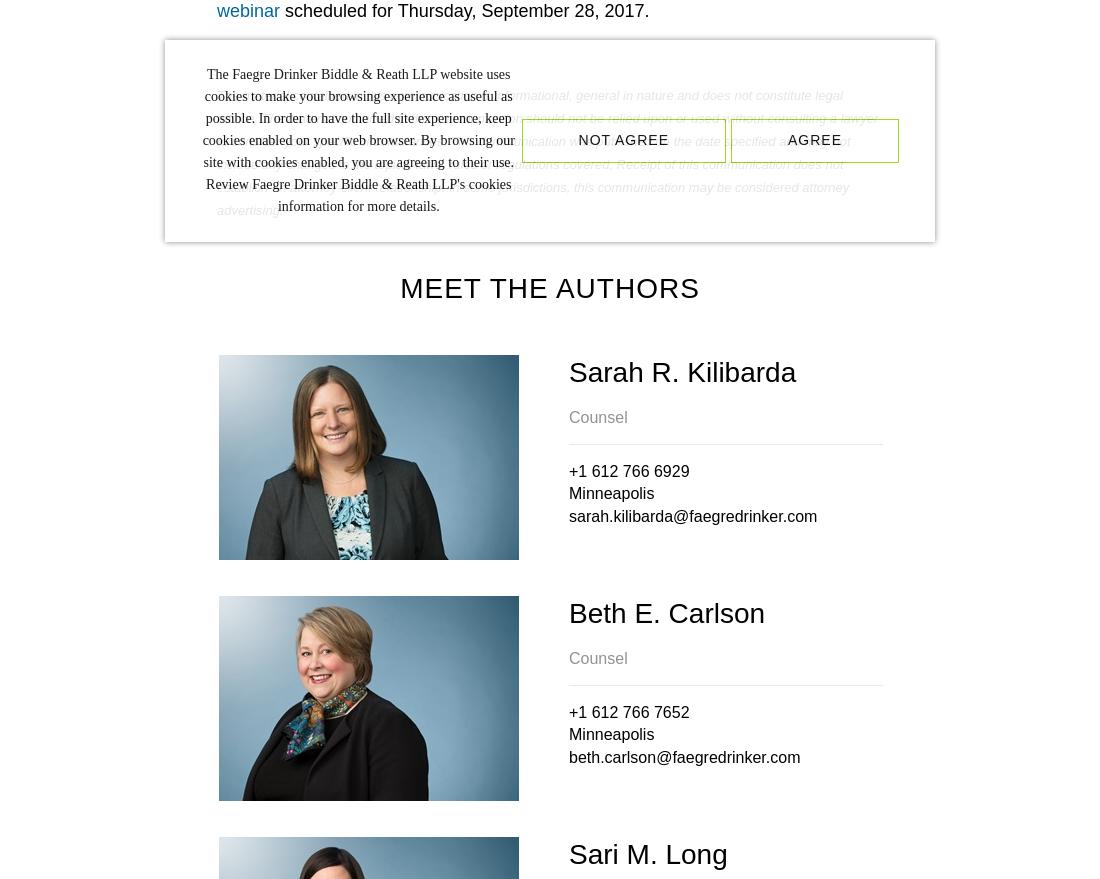 The image size is (1100, 879). Describe the element at coordinates (620, 515) in the screenshot. I see `'sarah.kilibarda'` at that location.